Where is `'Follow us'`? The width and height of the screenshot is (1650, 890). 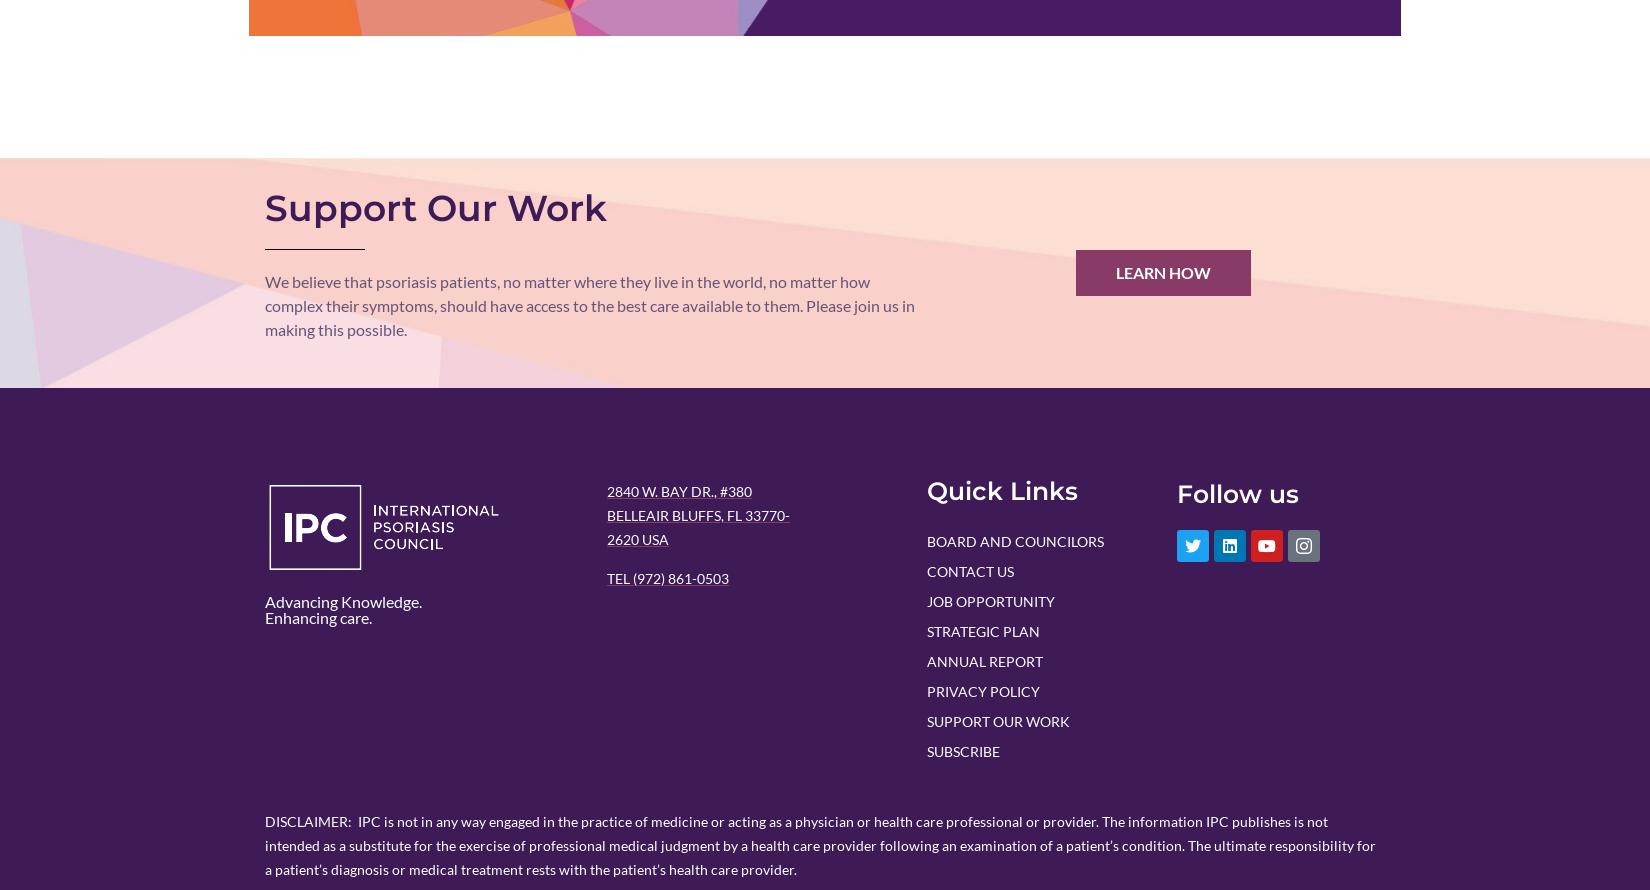 'Follow us' is located at coordinates (1237, 494).